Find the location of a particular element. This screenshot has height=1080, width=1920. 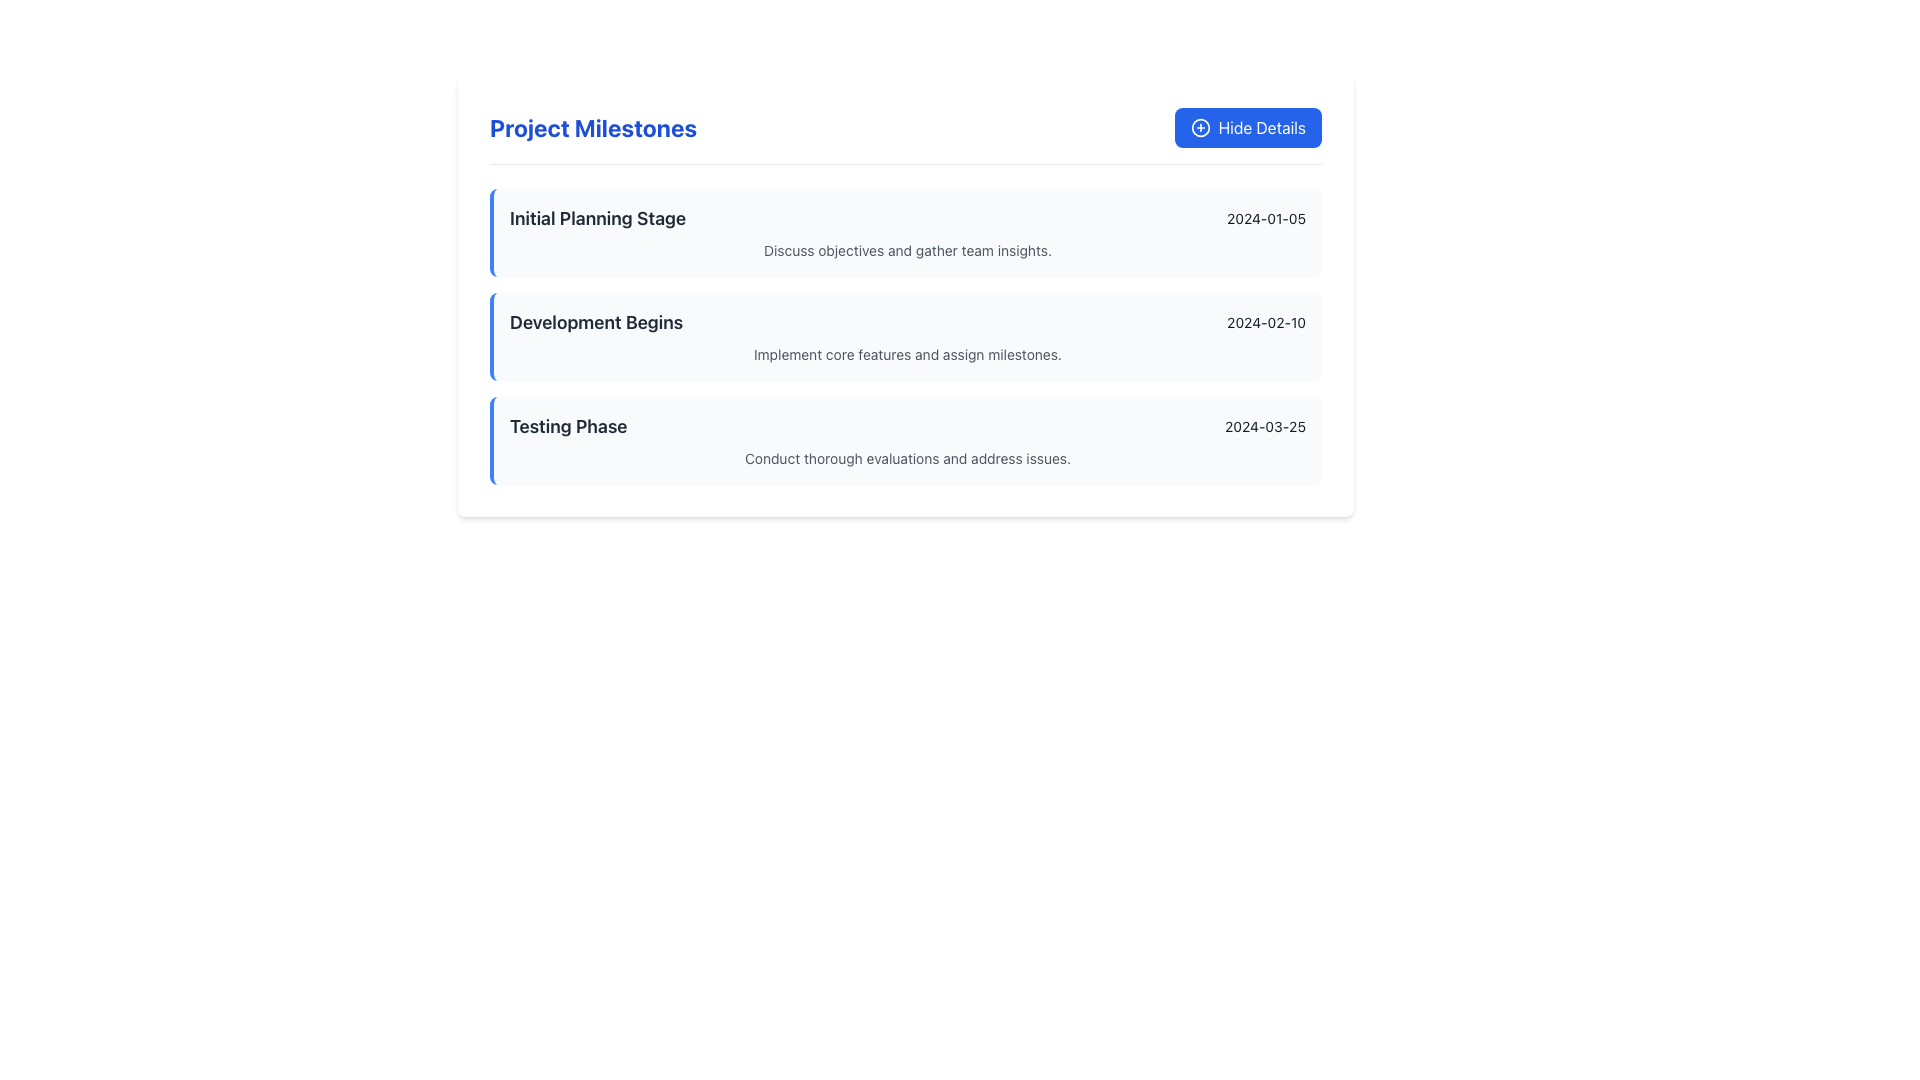

the milestone date text label located to the far right of 'Development Begins' in the 'Project Milestones' section is located at coordinates (1265, 322).